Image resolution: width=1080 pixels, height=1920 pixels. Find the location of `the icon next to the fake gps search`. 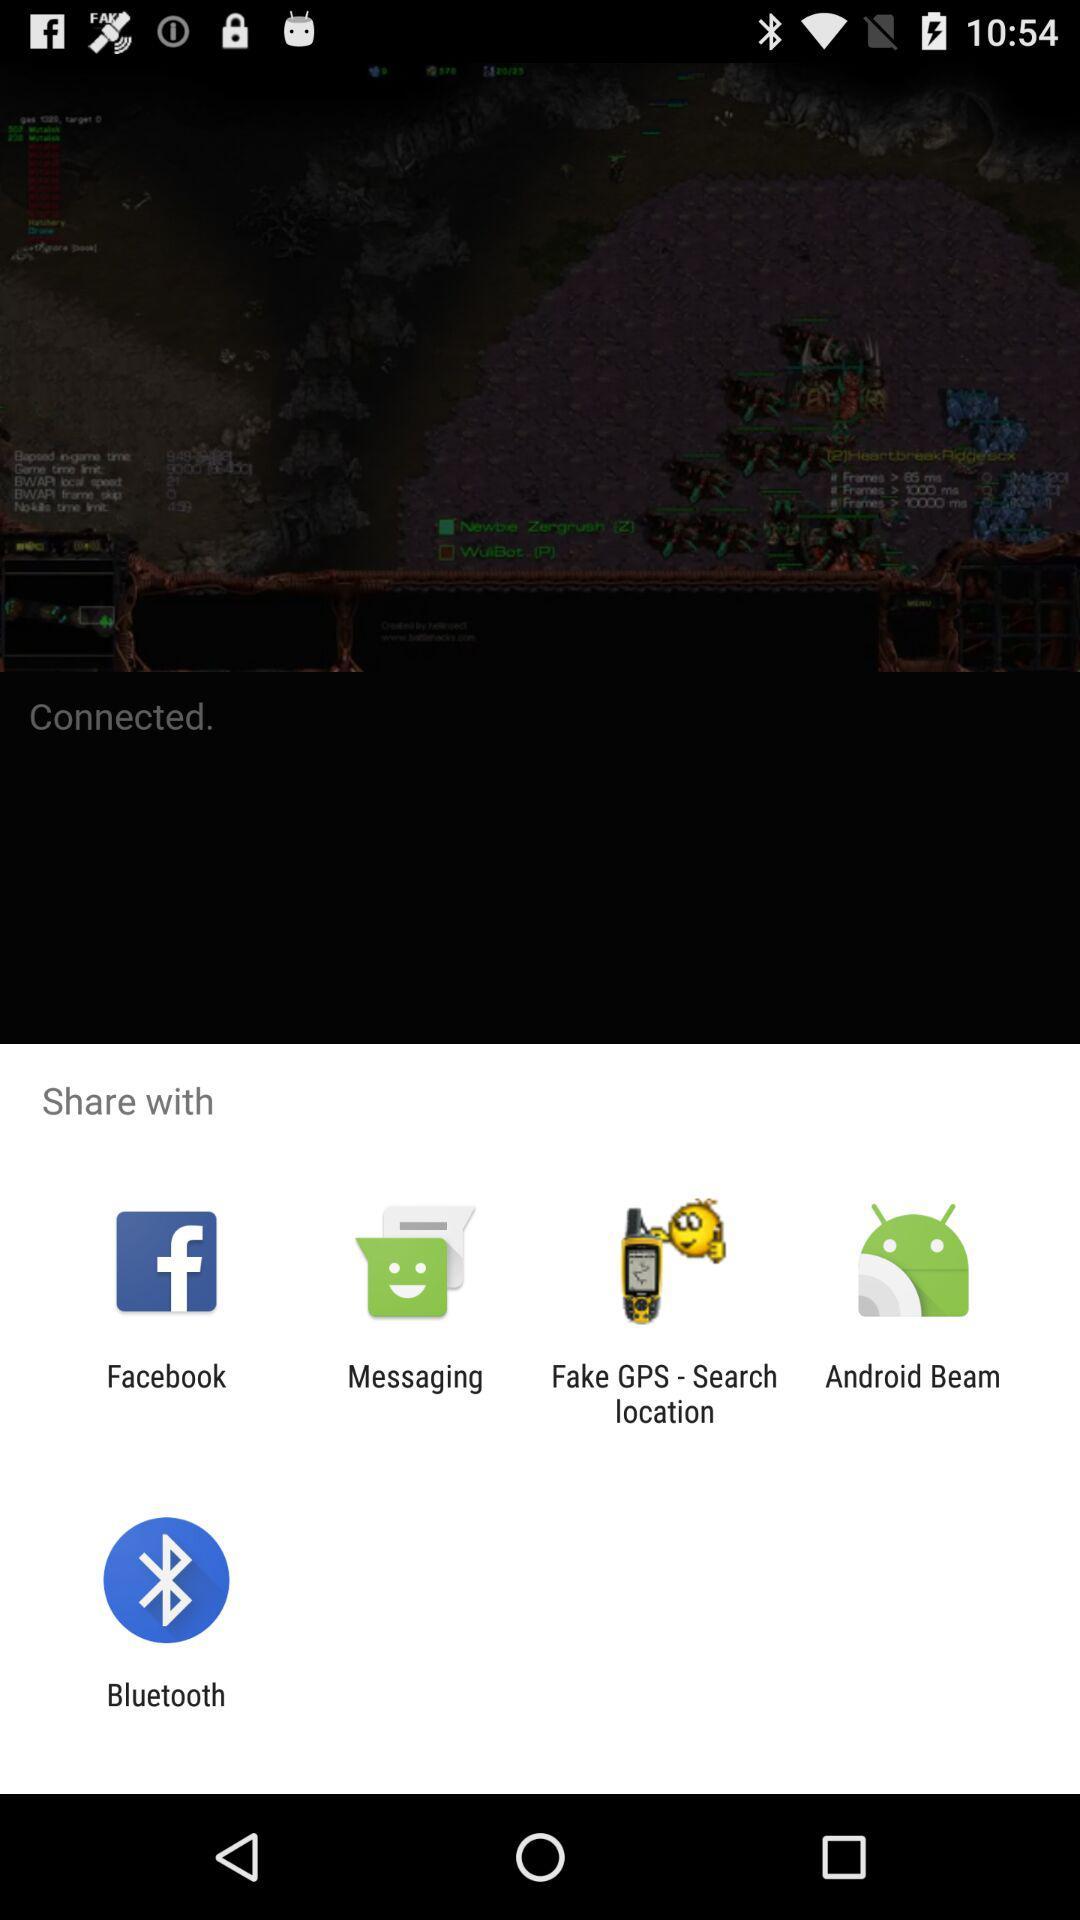

the icon next to the fake gps search is located at coordinates (913, 1392).